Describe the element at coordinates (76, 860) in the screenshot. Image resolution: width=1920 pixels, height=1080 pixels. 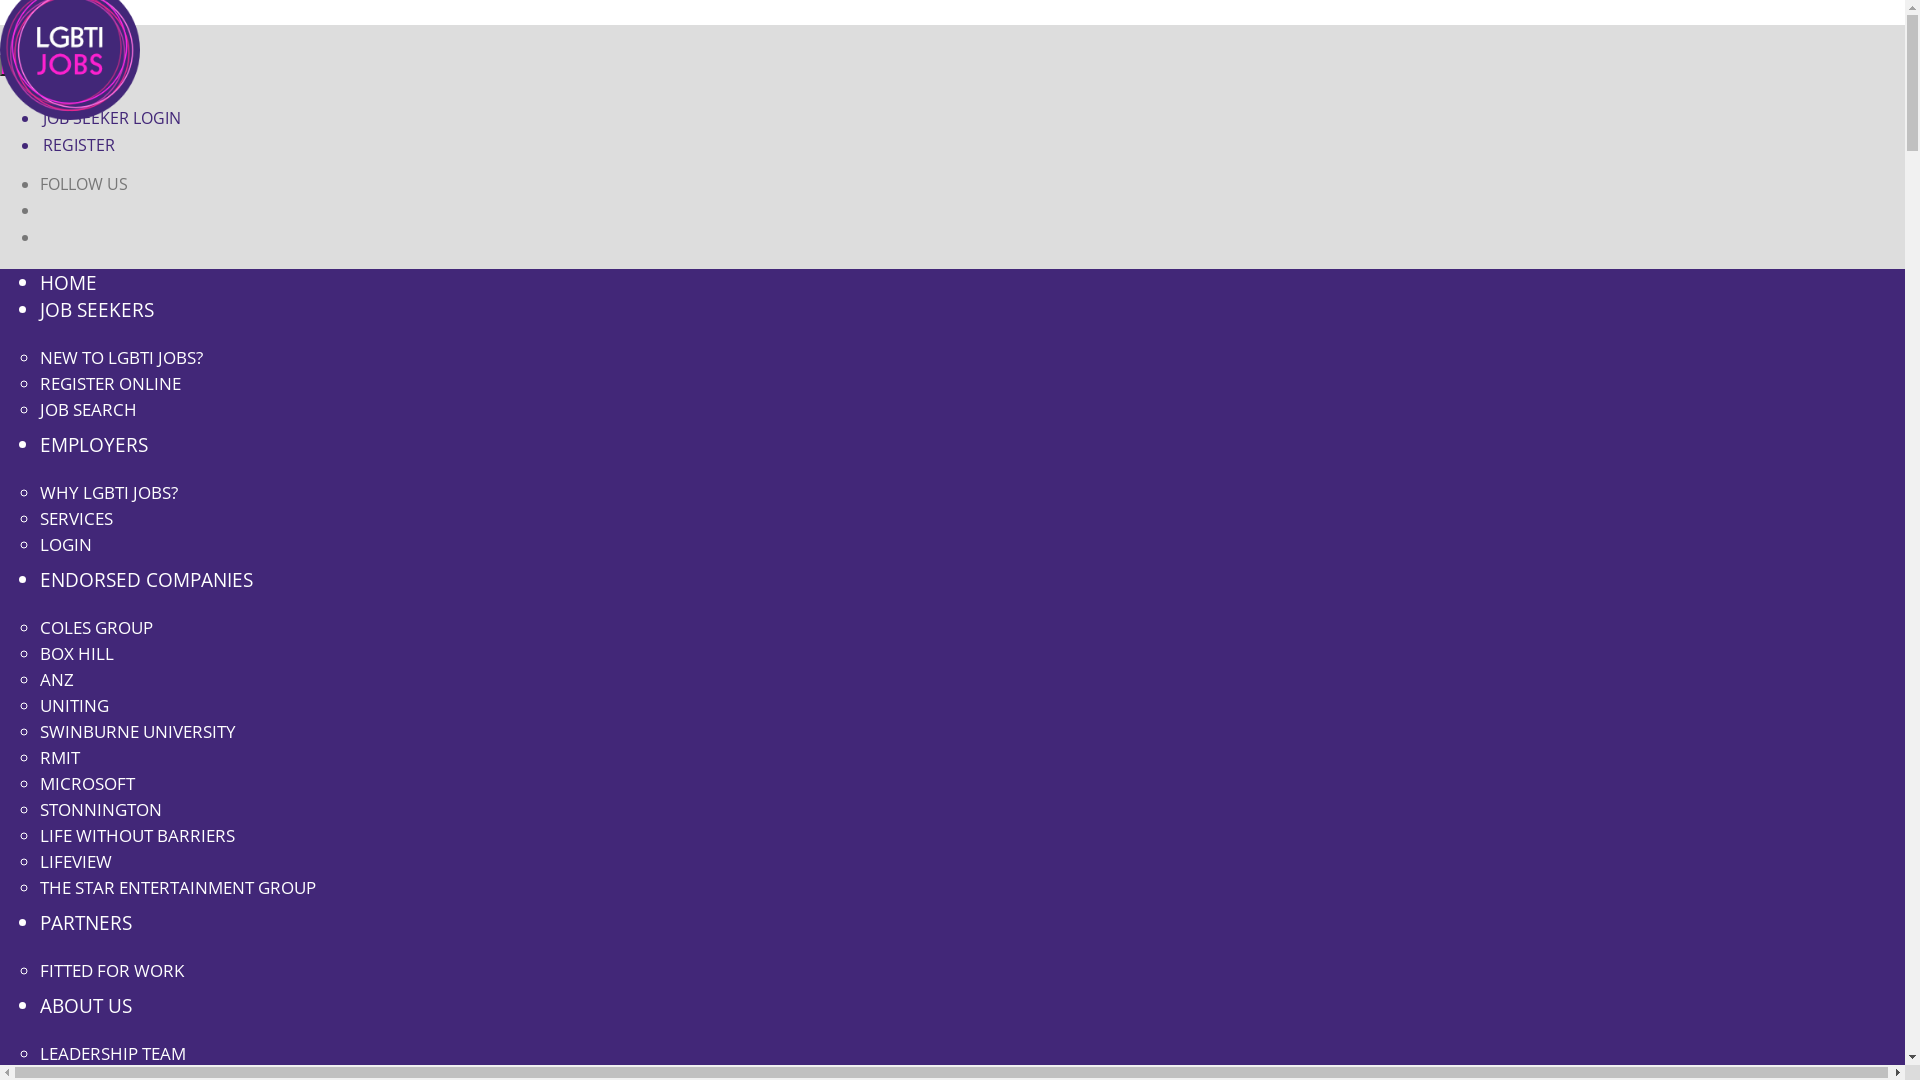
I see `'LIFEVIEW'` at that location.